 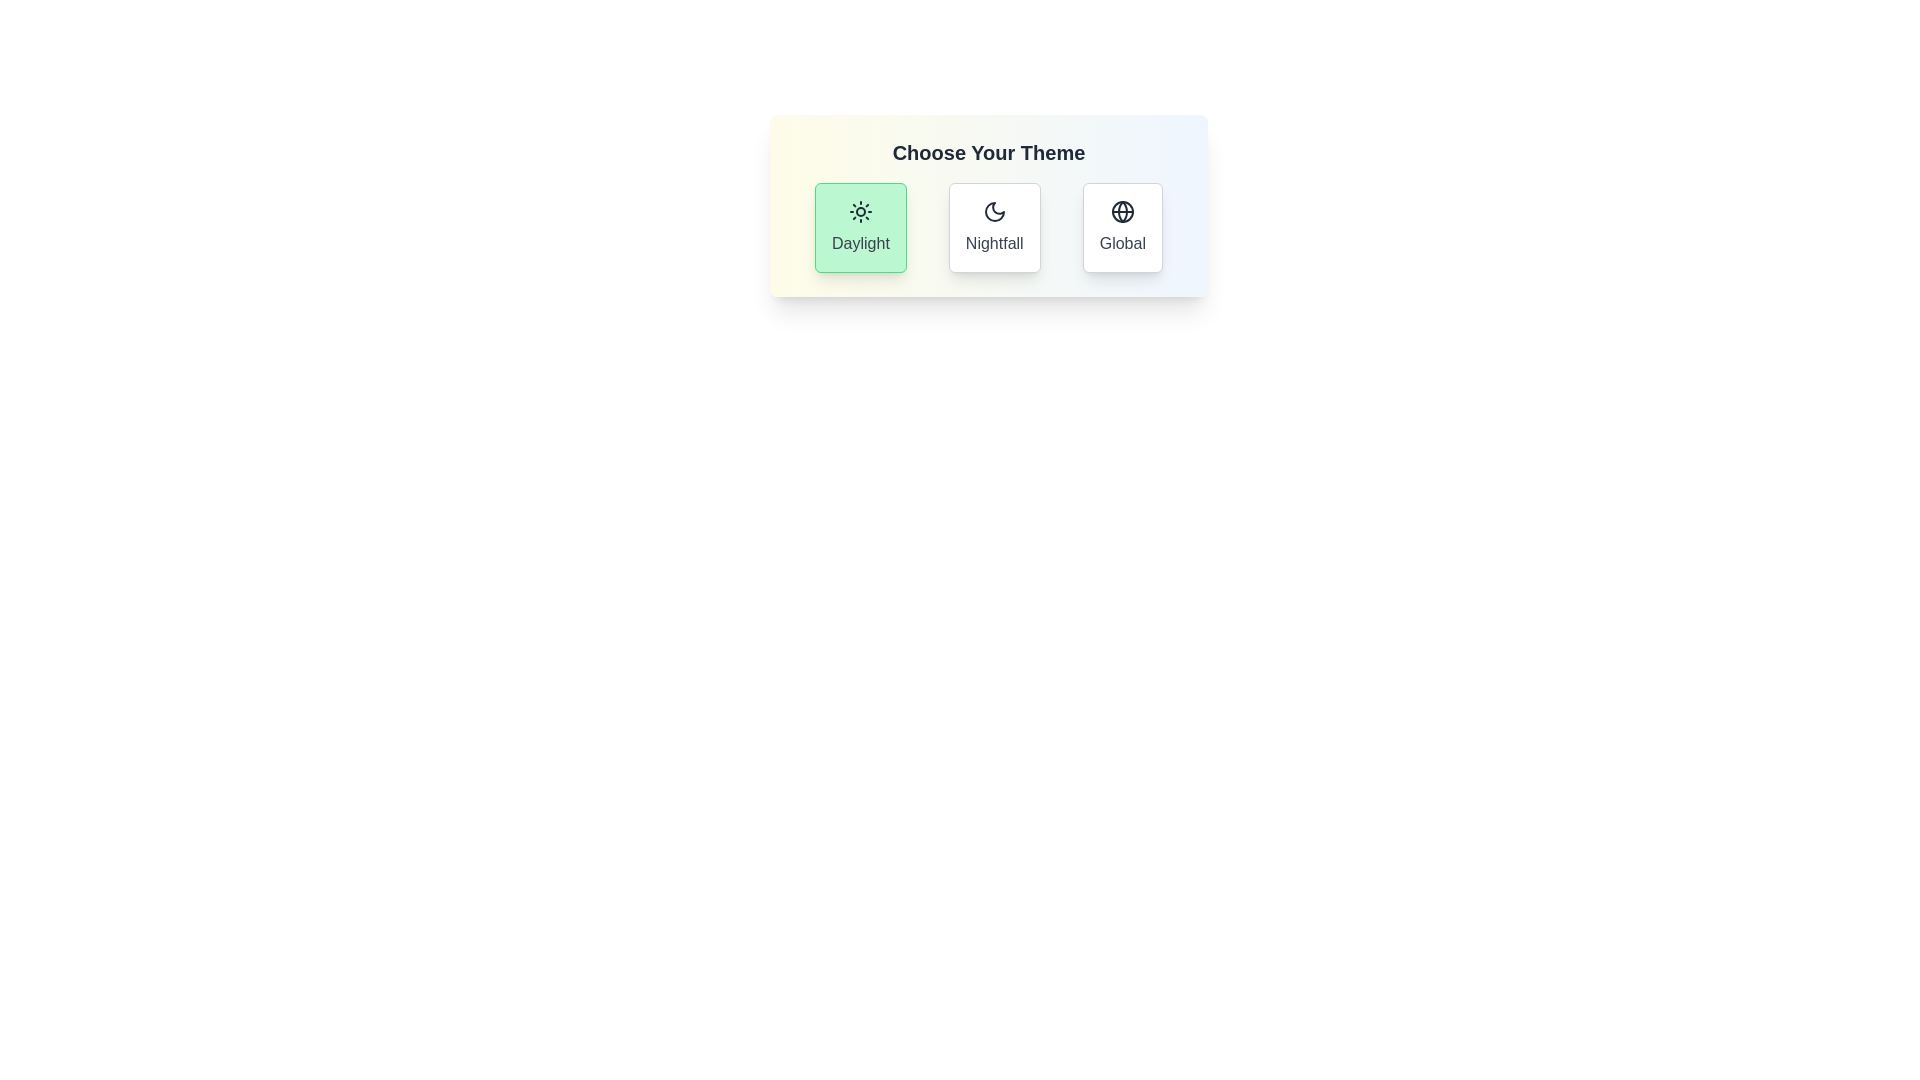 I want to click on the theme Daylight by clicking on its button, so click(x=860, y=226).